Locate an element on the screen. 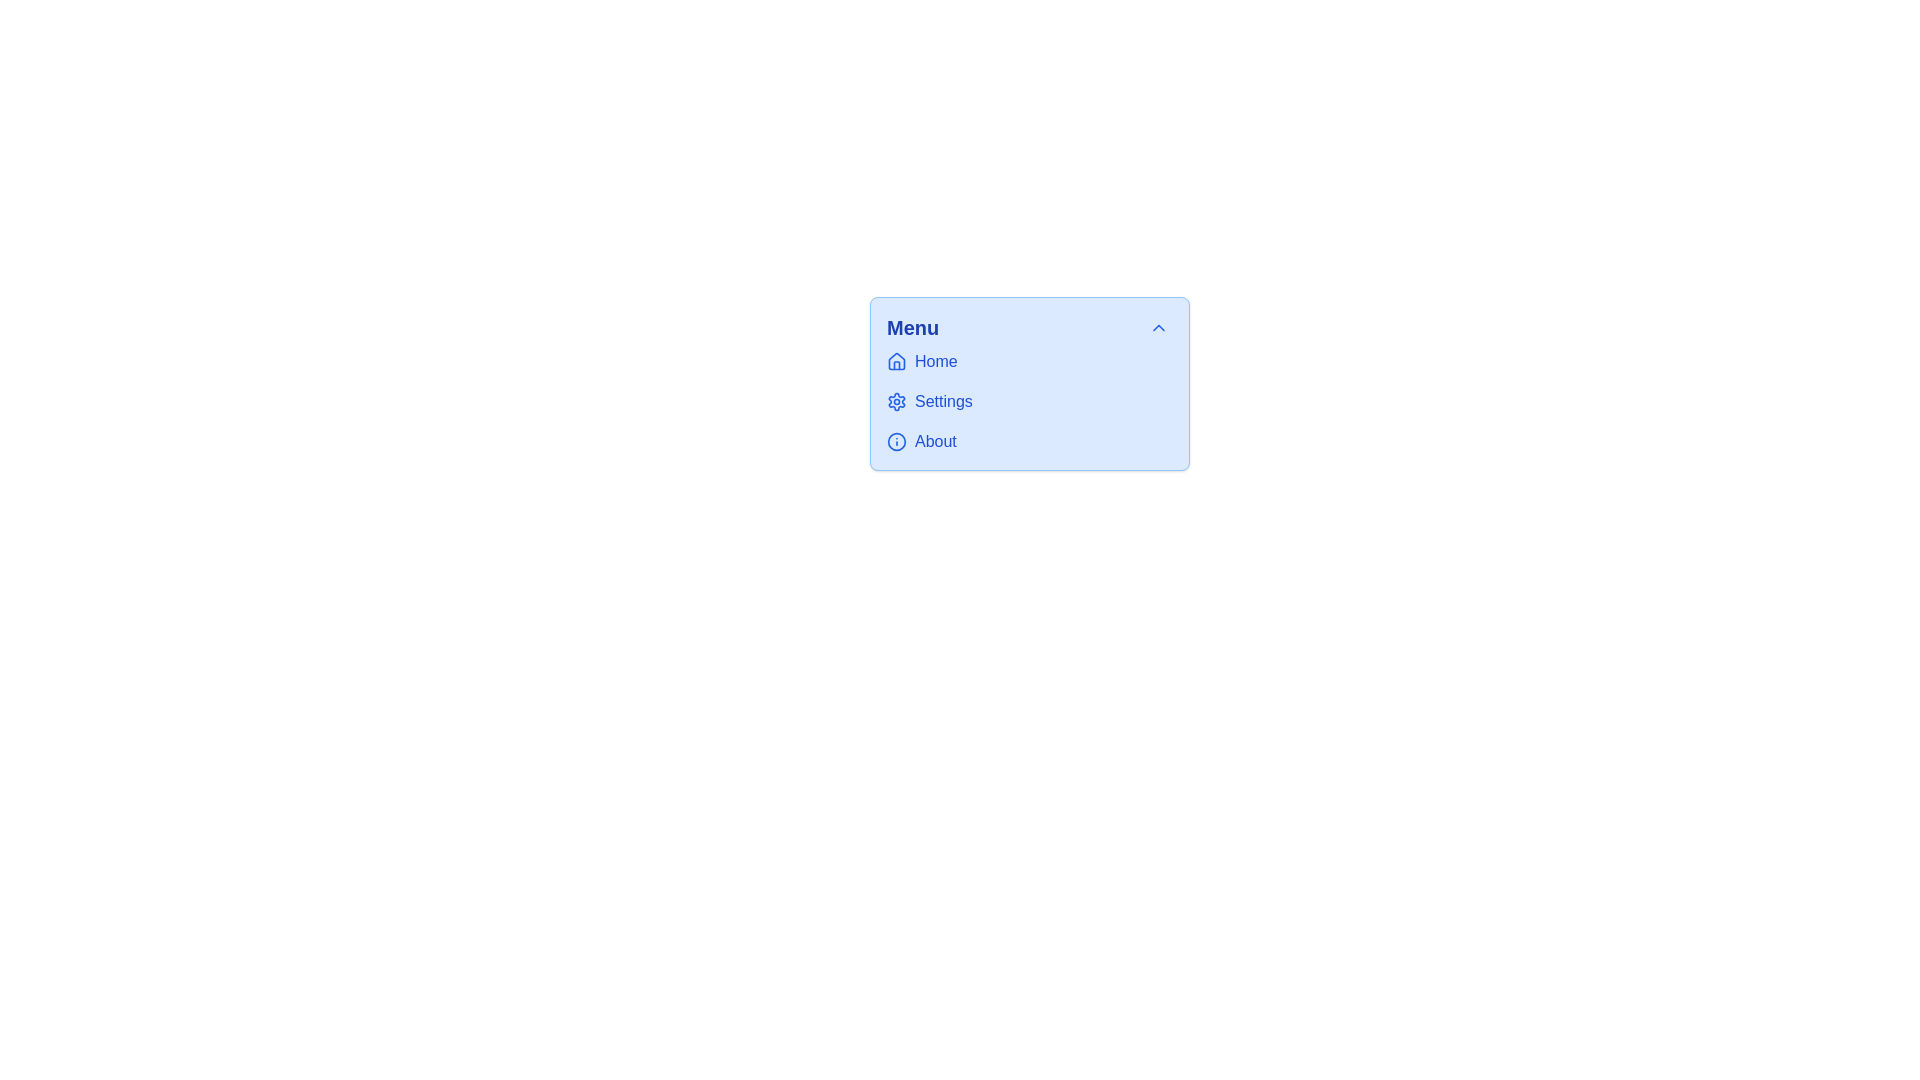 This screenshot has width=1920, height=1080. the decorative SVG graphical element (circle) indicating an 'info' concept located within the 'About' menu option is located at coordinates (896, 441).